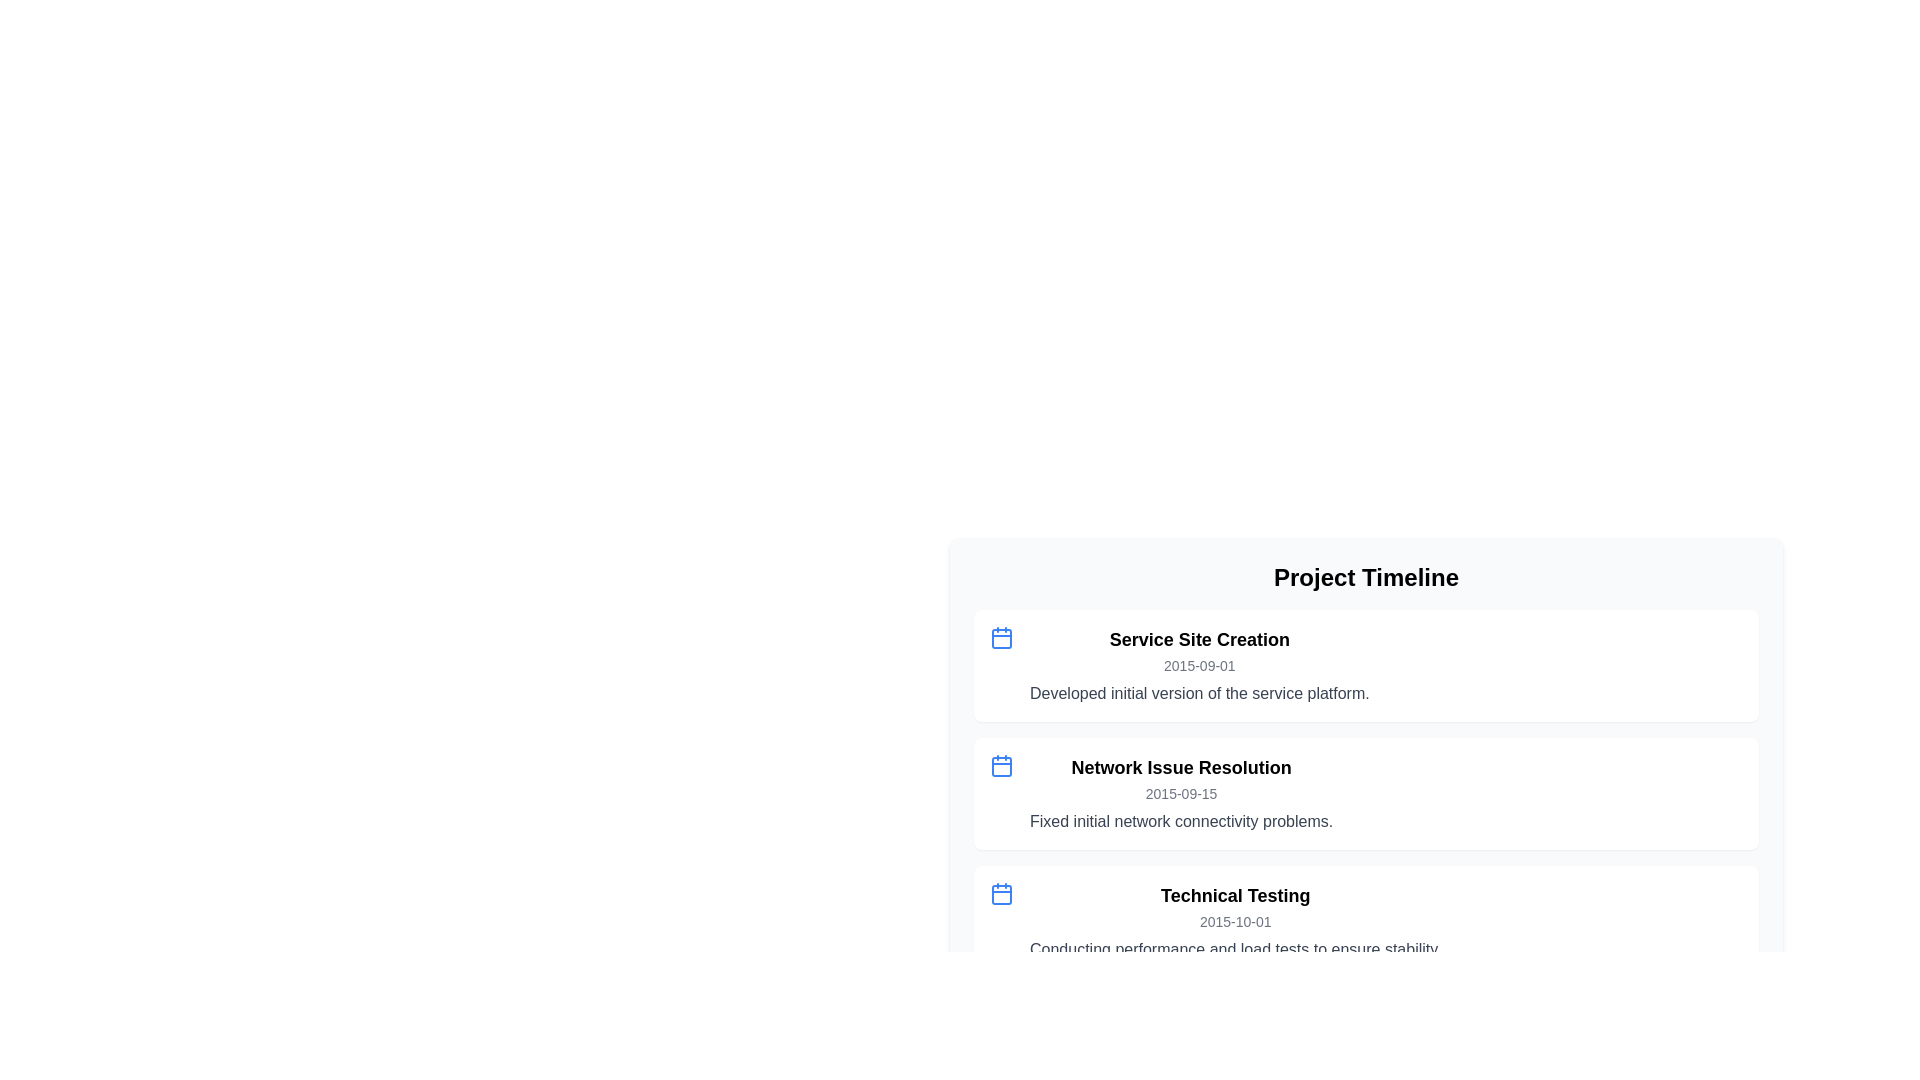 This screenshot has height=1080, width=1920. Describe the element at coordinates (1234, 921) in the screenshot. I see `text displaying the date for the 'Technical Testing' event, located in the third timeline entry, just below the title text` at that location.